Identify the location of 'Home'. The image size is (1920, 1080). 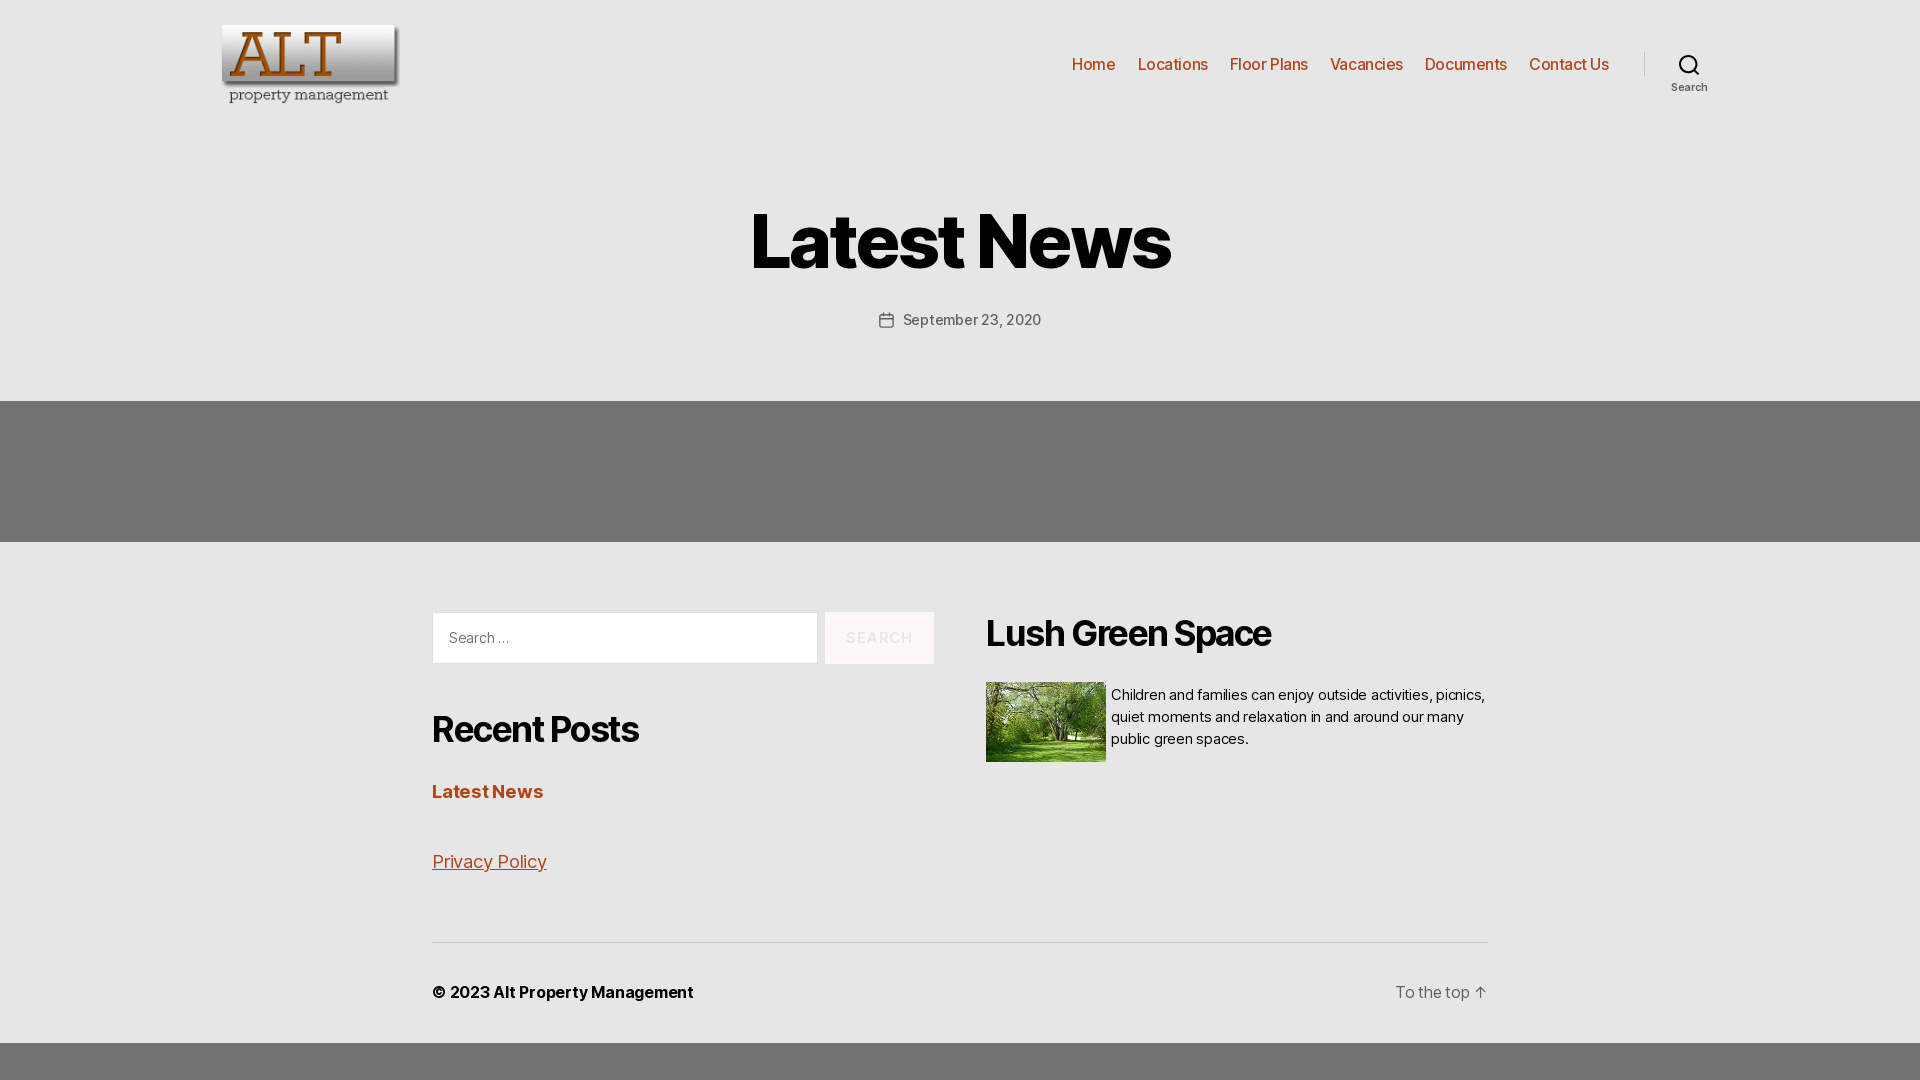
(1092, 63).